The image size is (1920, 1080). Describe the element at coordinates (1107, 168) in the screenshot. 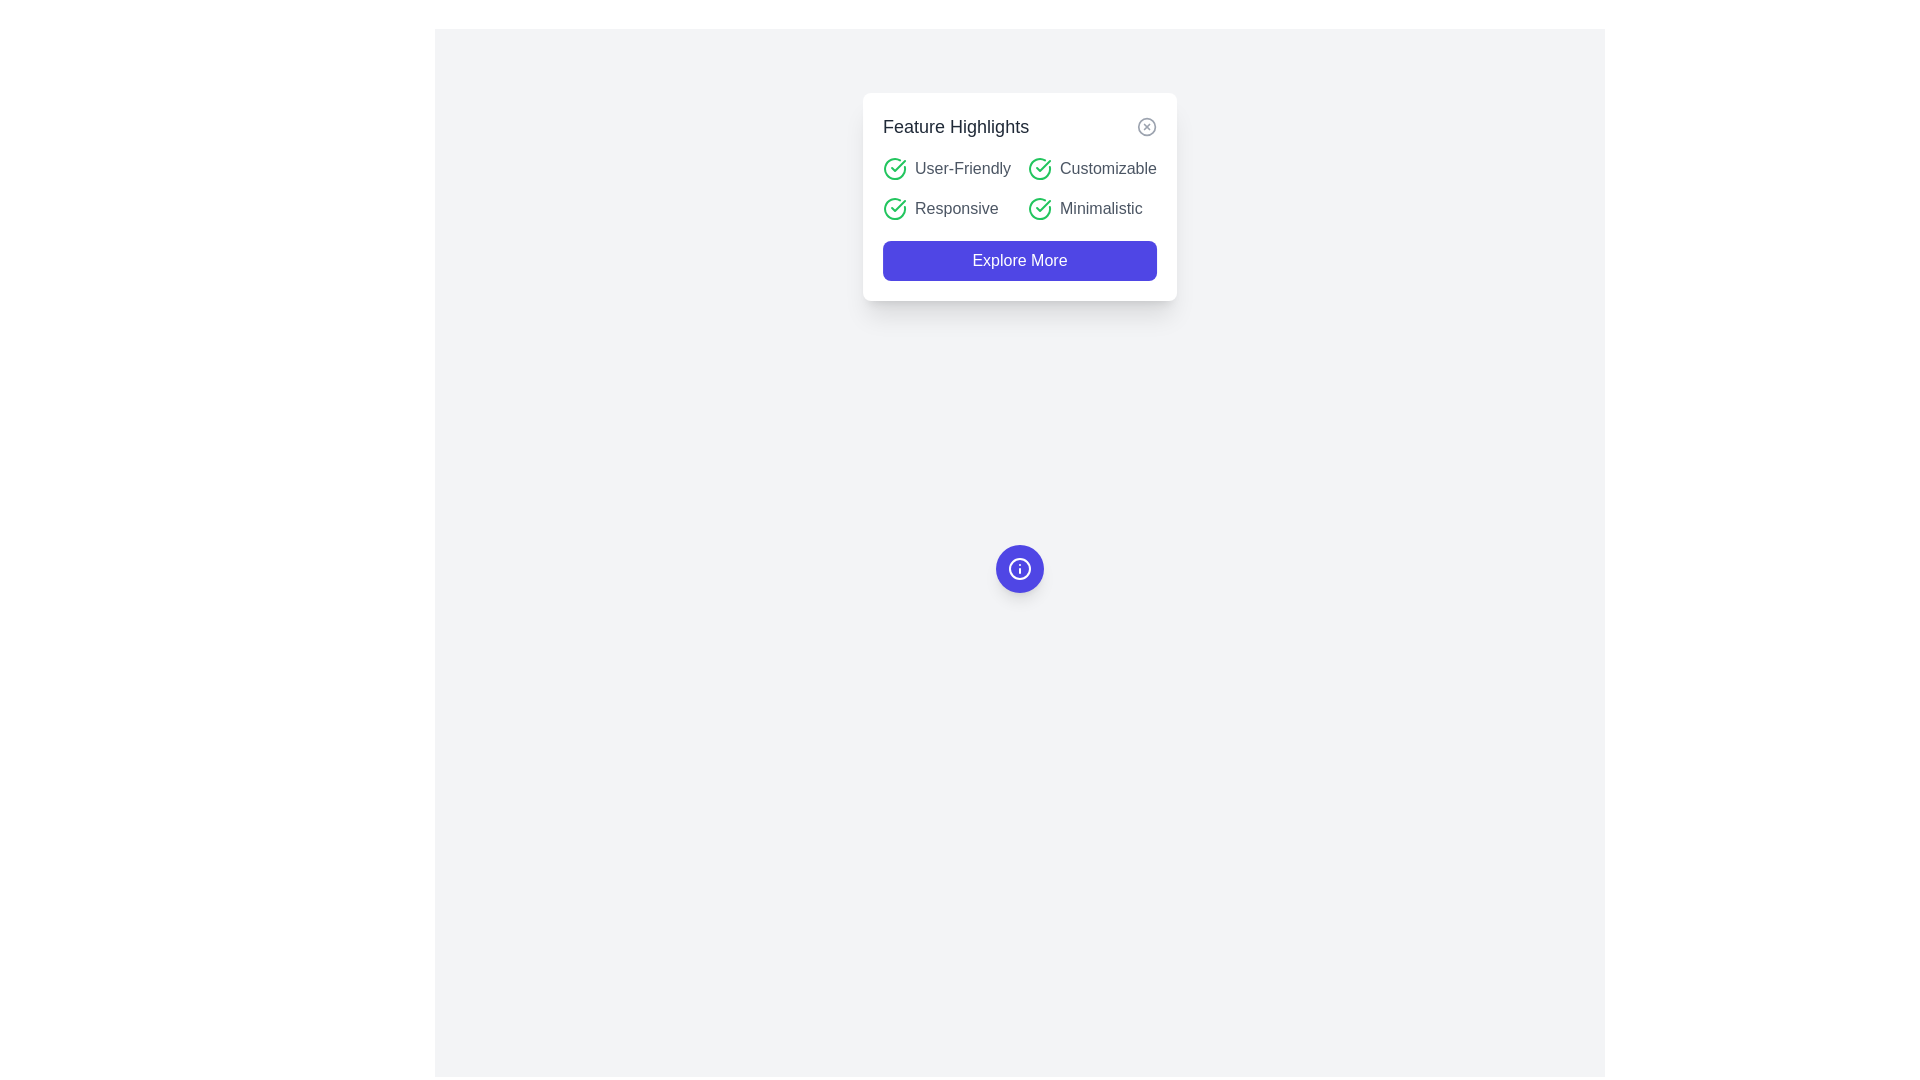

I see `the text element that indicates a customizable feature, located as the second item under 'Feature Highlights' directly to the right of a green checkmark icon` at that location.